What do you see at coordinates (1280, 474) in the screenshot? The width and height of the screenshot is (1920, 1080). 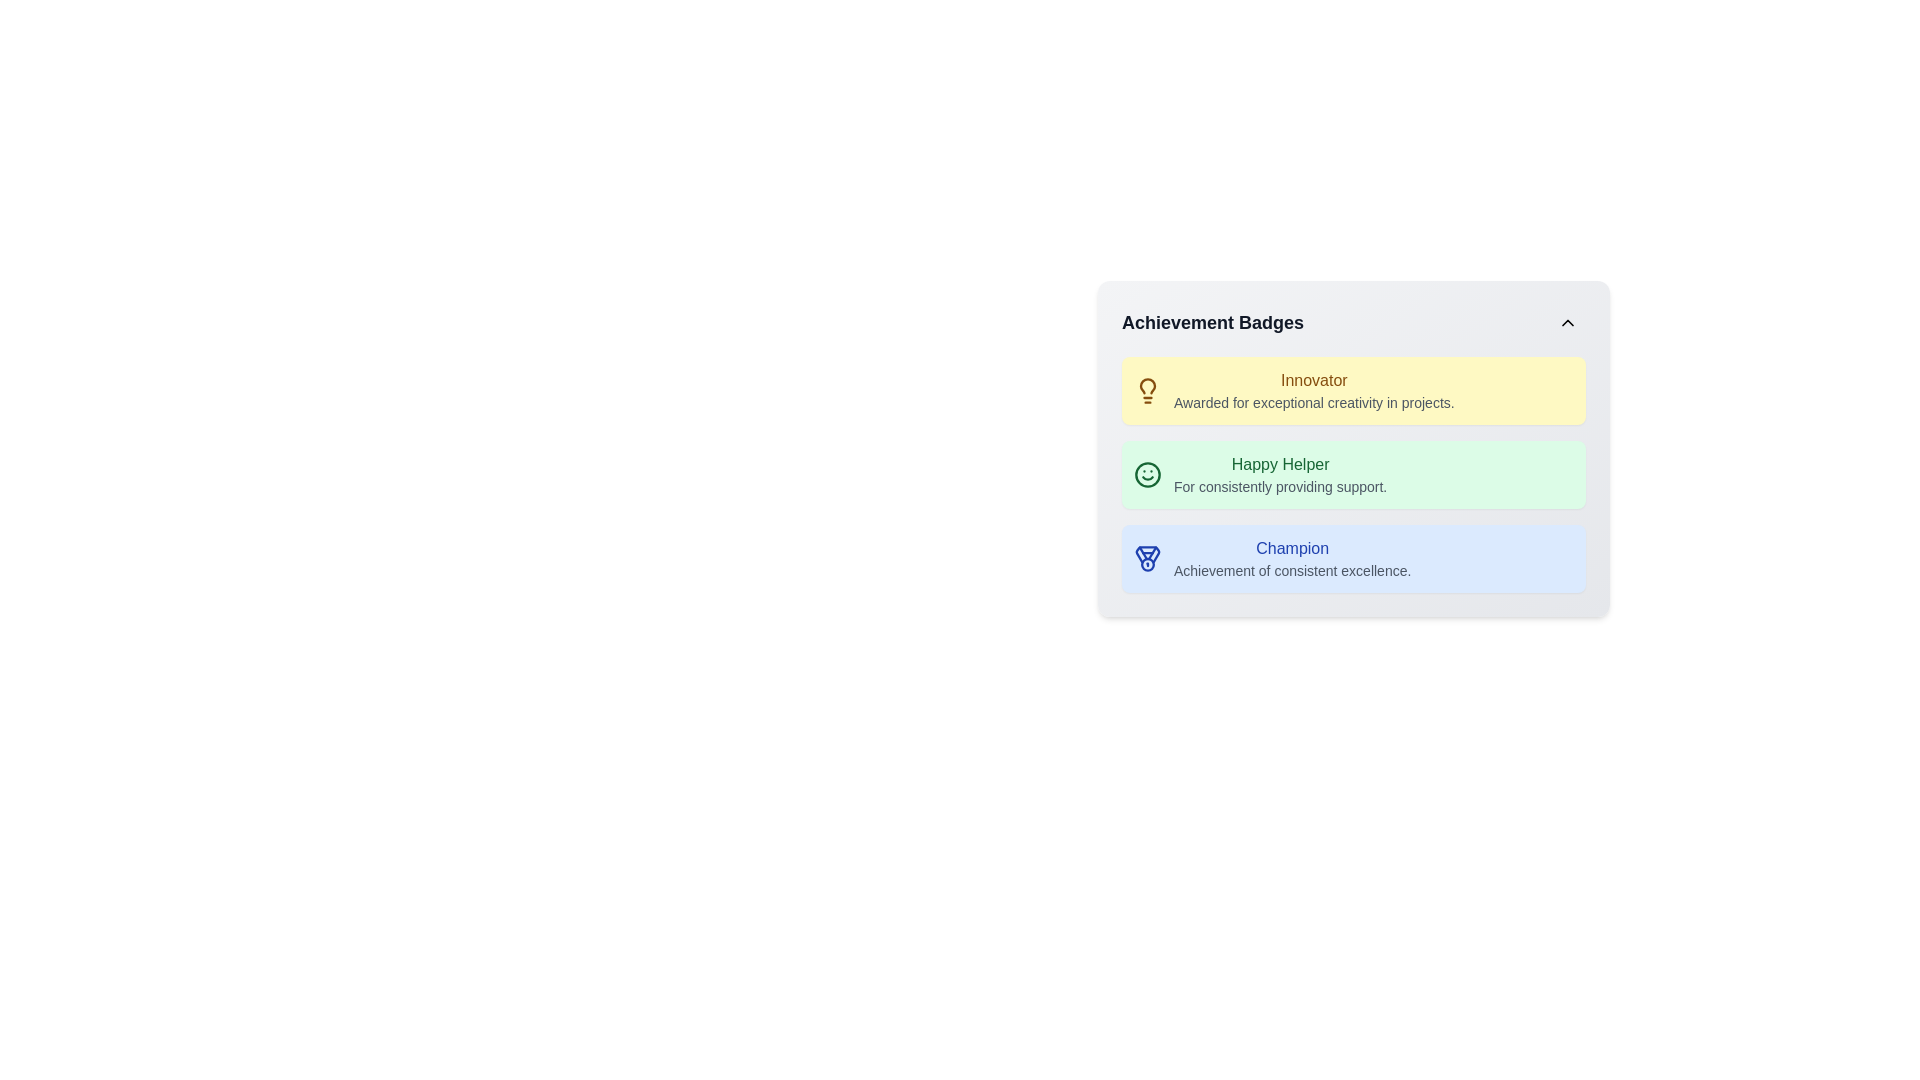 I see `the 'Happy Helper' badge, which is a textual UI element with a bold green title and a gray subtitle, located in the green section of the awards list` at bounding box center [1280, 474].